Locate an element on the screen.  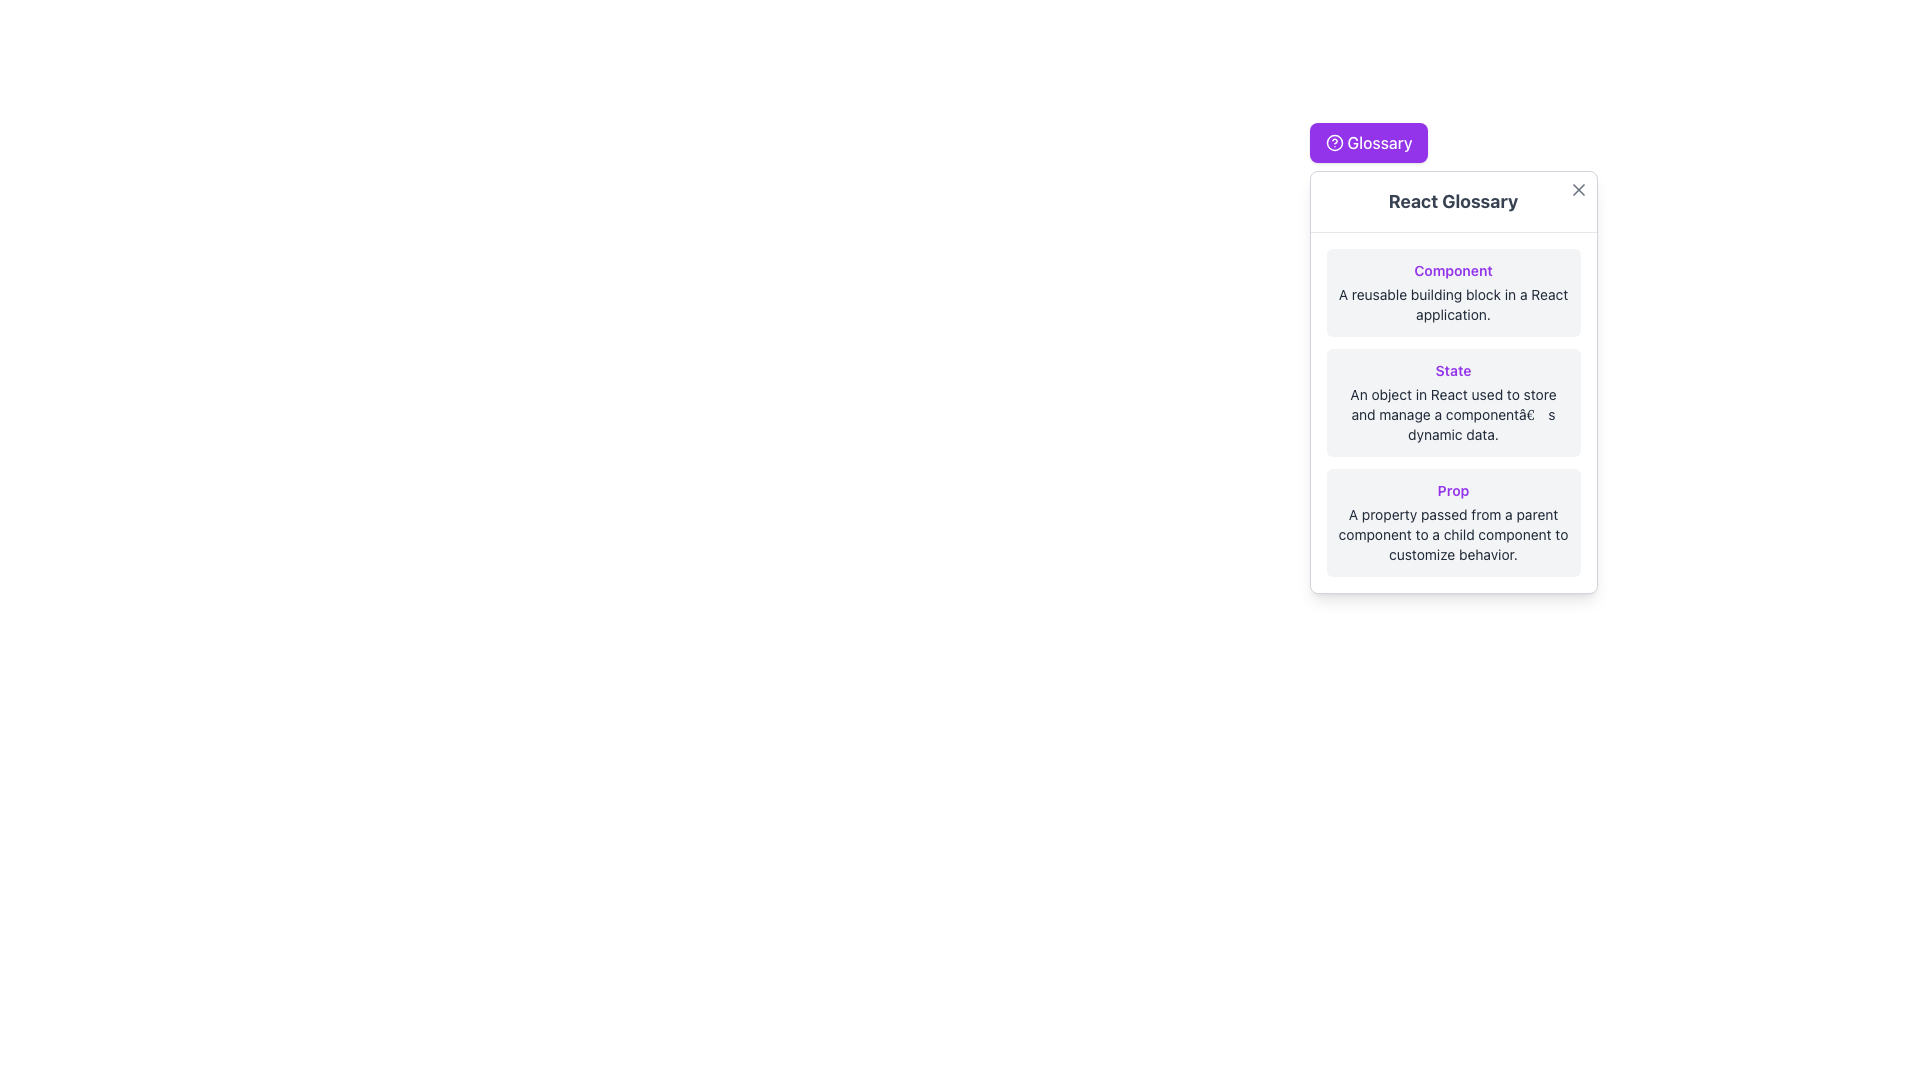
the 'Glossary' button, which has a vivid purple background and white text is located at coordinates (1367, 141).